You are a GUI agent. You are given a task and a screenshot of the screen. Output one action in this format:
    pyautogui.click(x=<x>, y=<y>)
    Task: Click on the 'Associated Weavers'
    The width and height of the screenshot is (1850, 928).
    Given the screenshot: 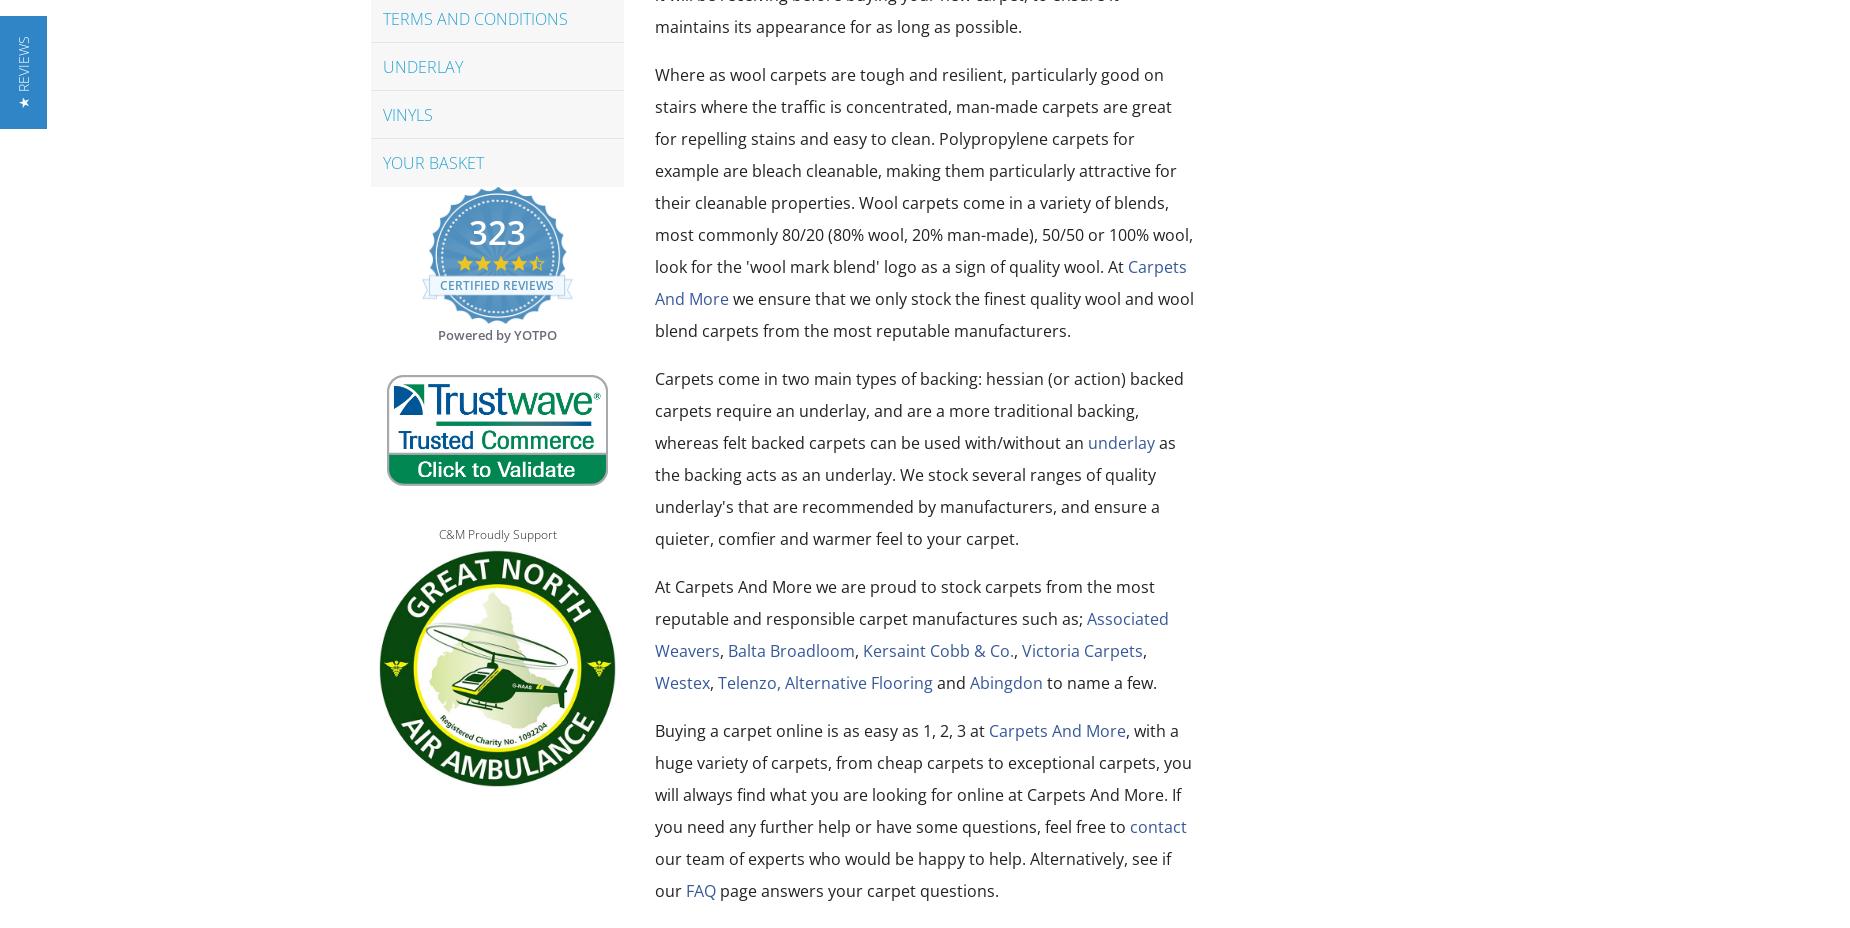 What is the action you would take?
    pyautogui.click(x=655, y=635)
    